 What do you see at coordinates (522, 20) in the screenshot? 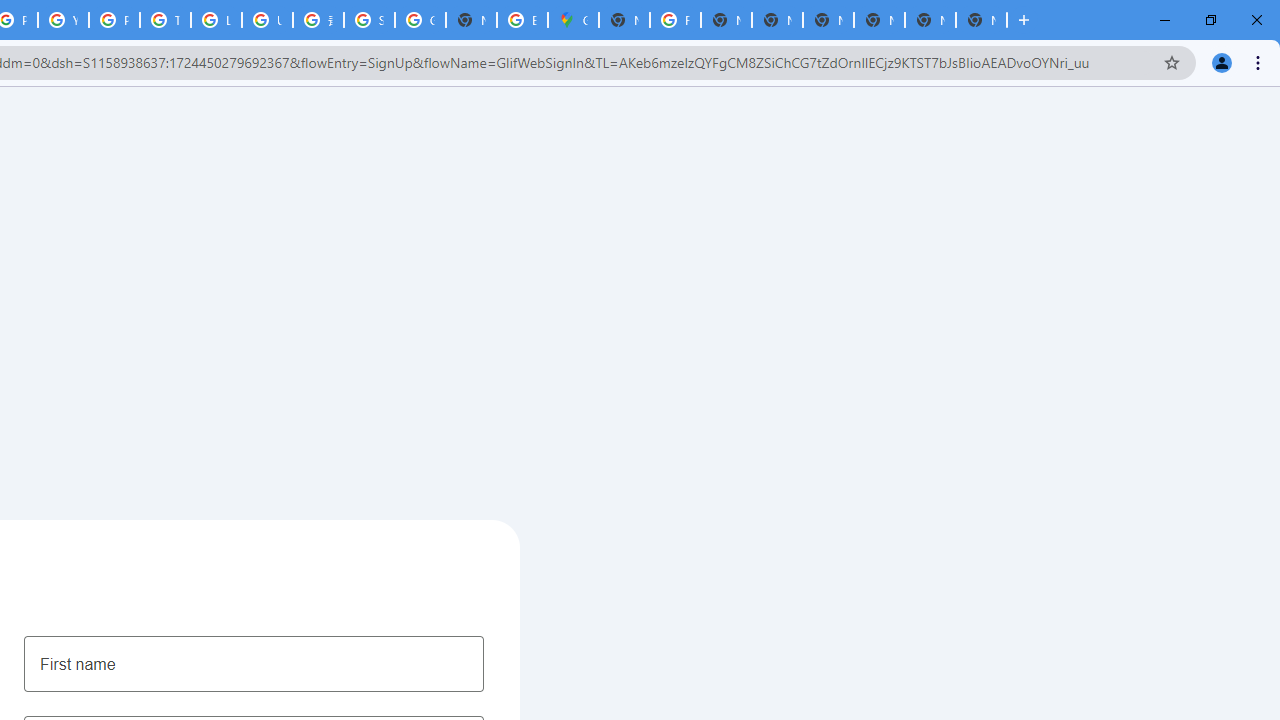
I see `'Explore new street-level details - Google Maps Help'` at bounding box center [522, 20].